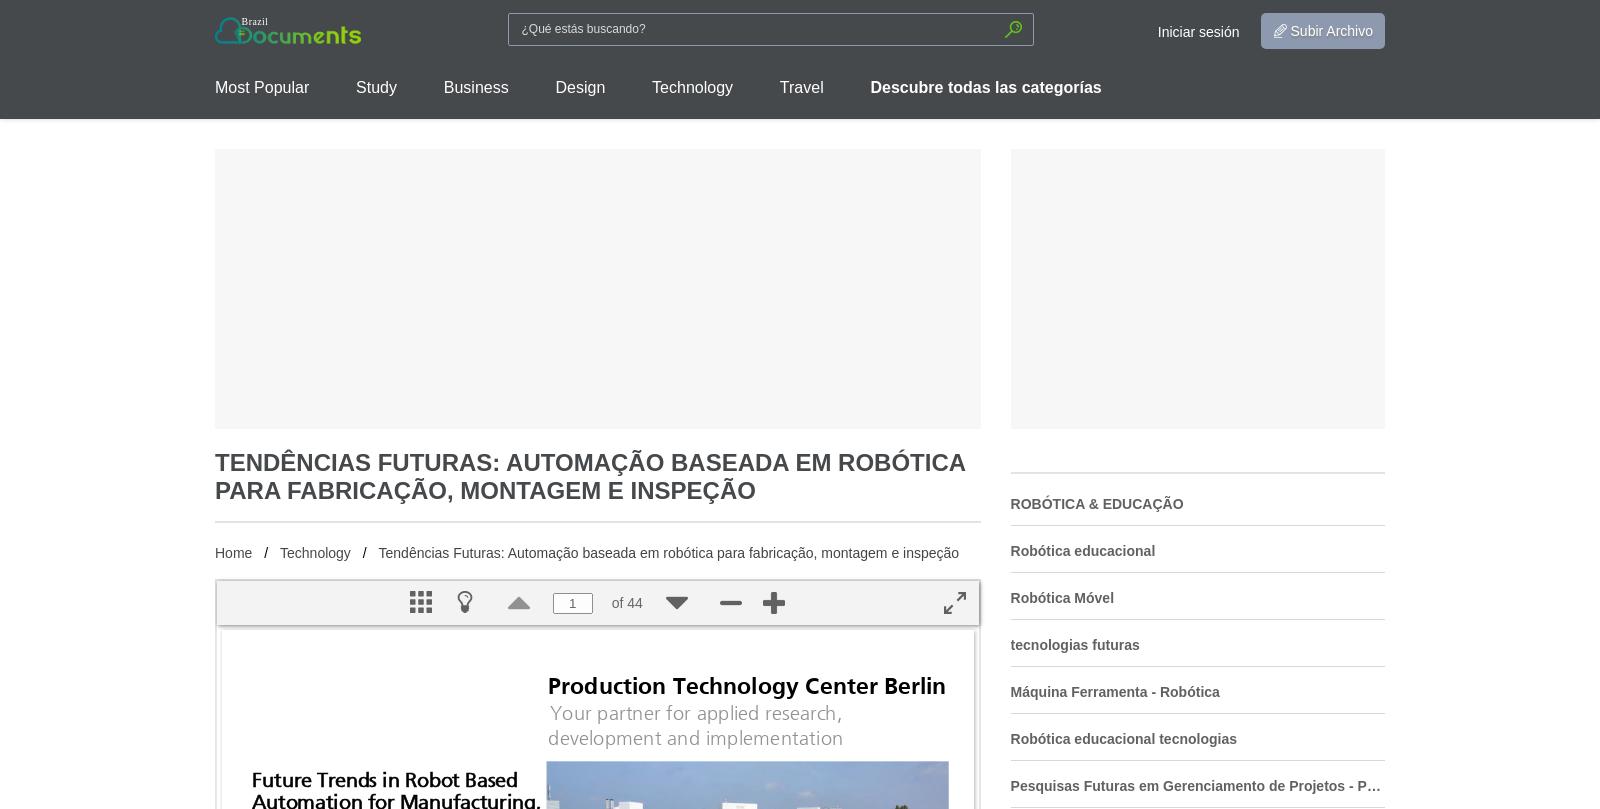  What do you see at coordinates (1062, 598) in the screenshot?
I see `'Robótica Móvel'` at bounding box center [1062, 598].